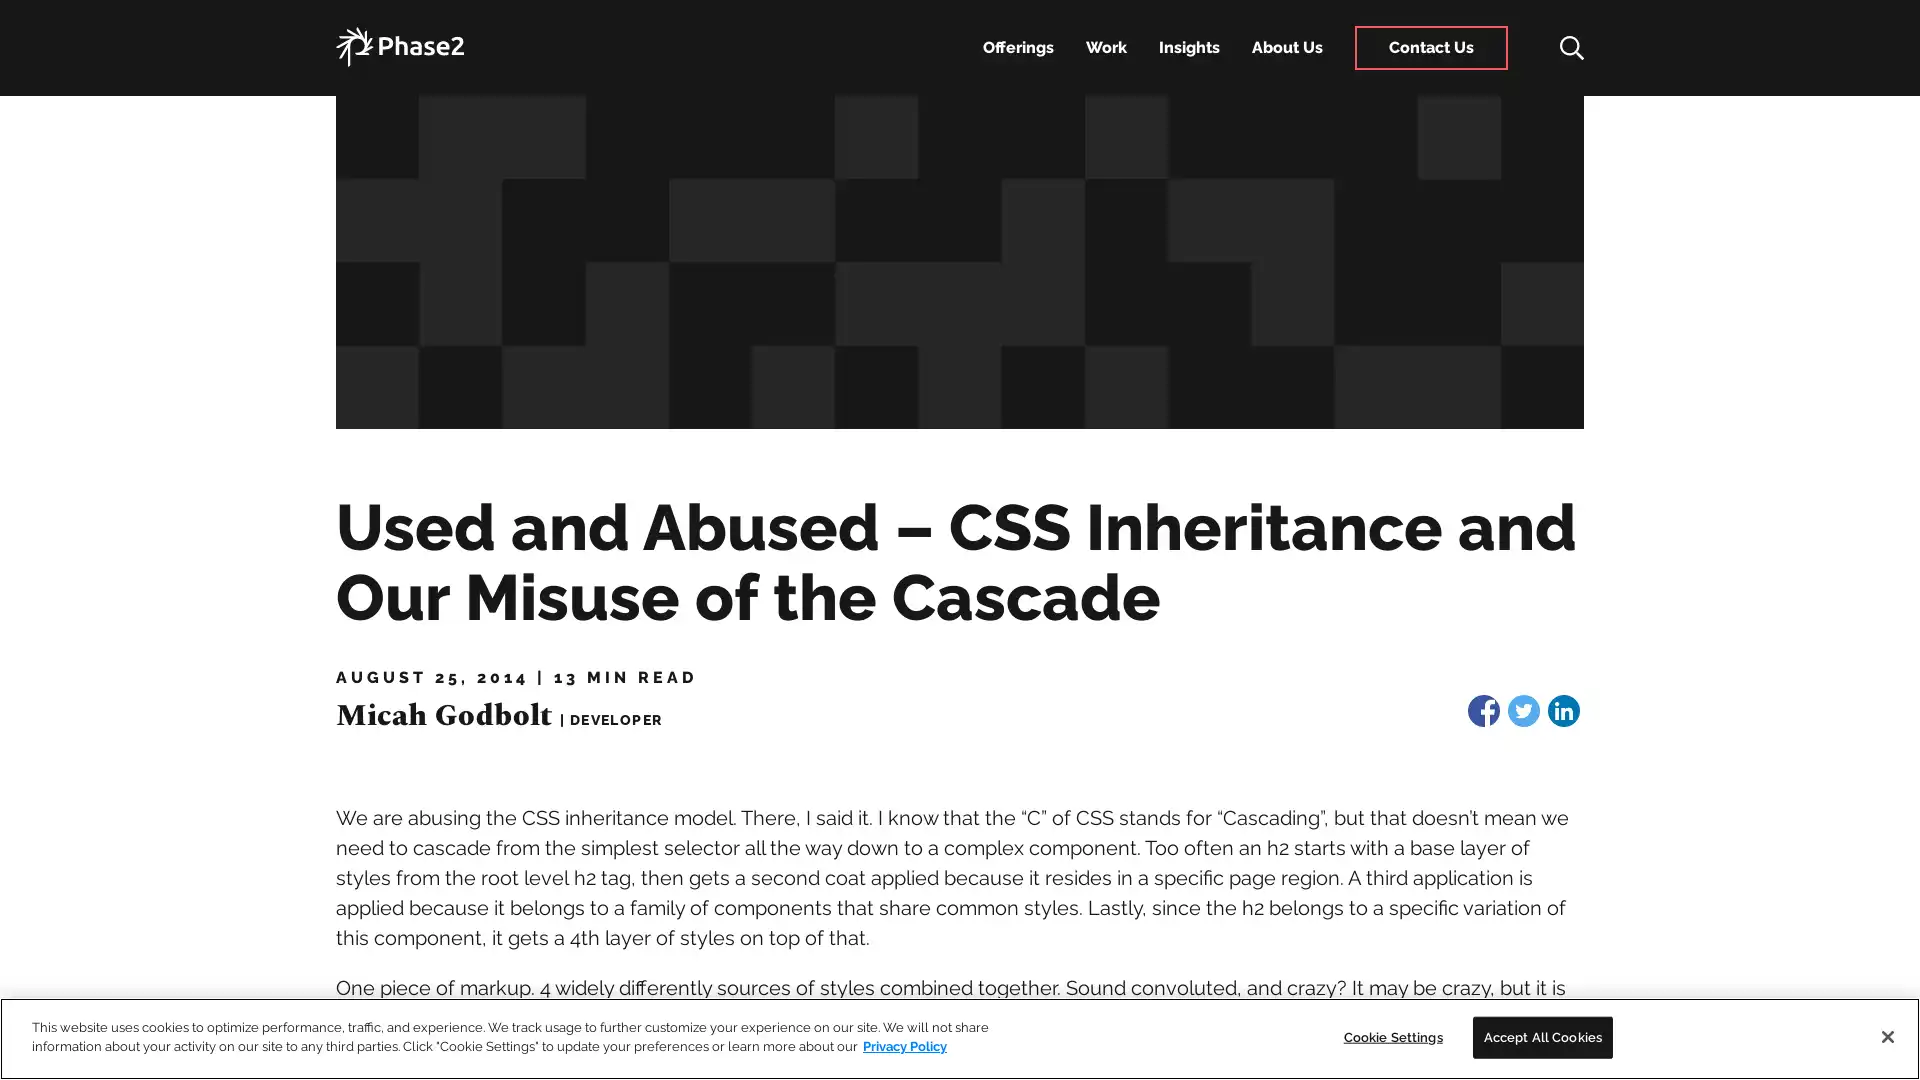 The image size is (1920, 1080). What do you see at coordinates (1560, 46) in the screenshot?
I see `trigger modal` at bounding box center [1560, 46].